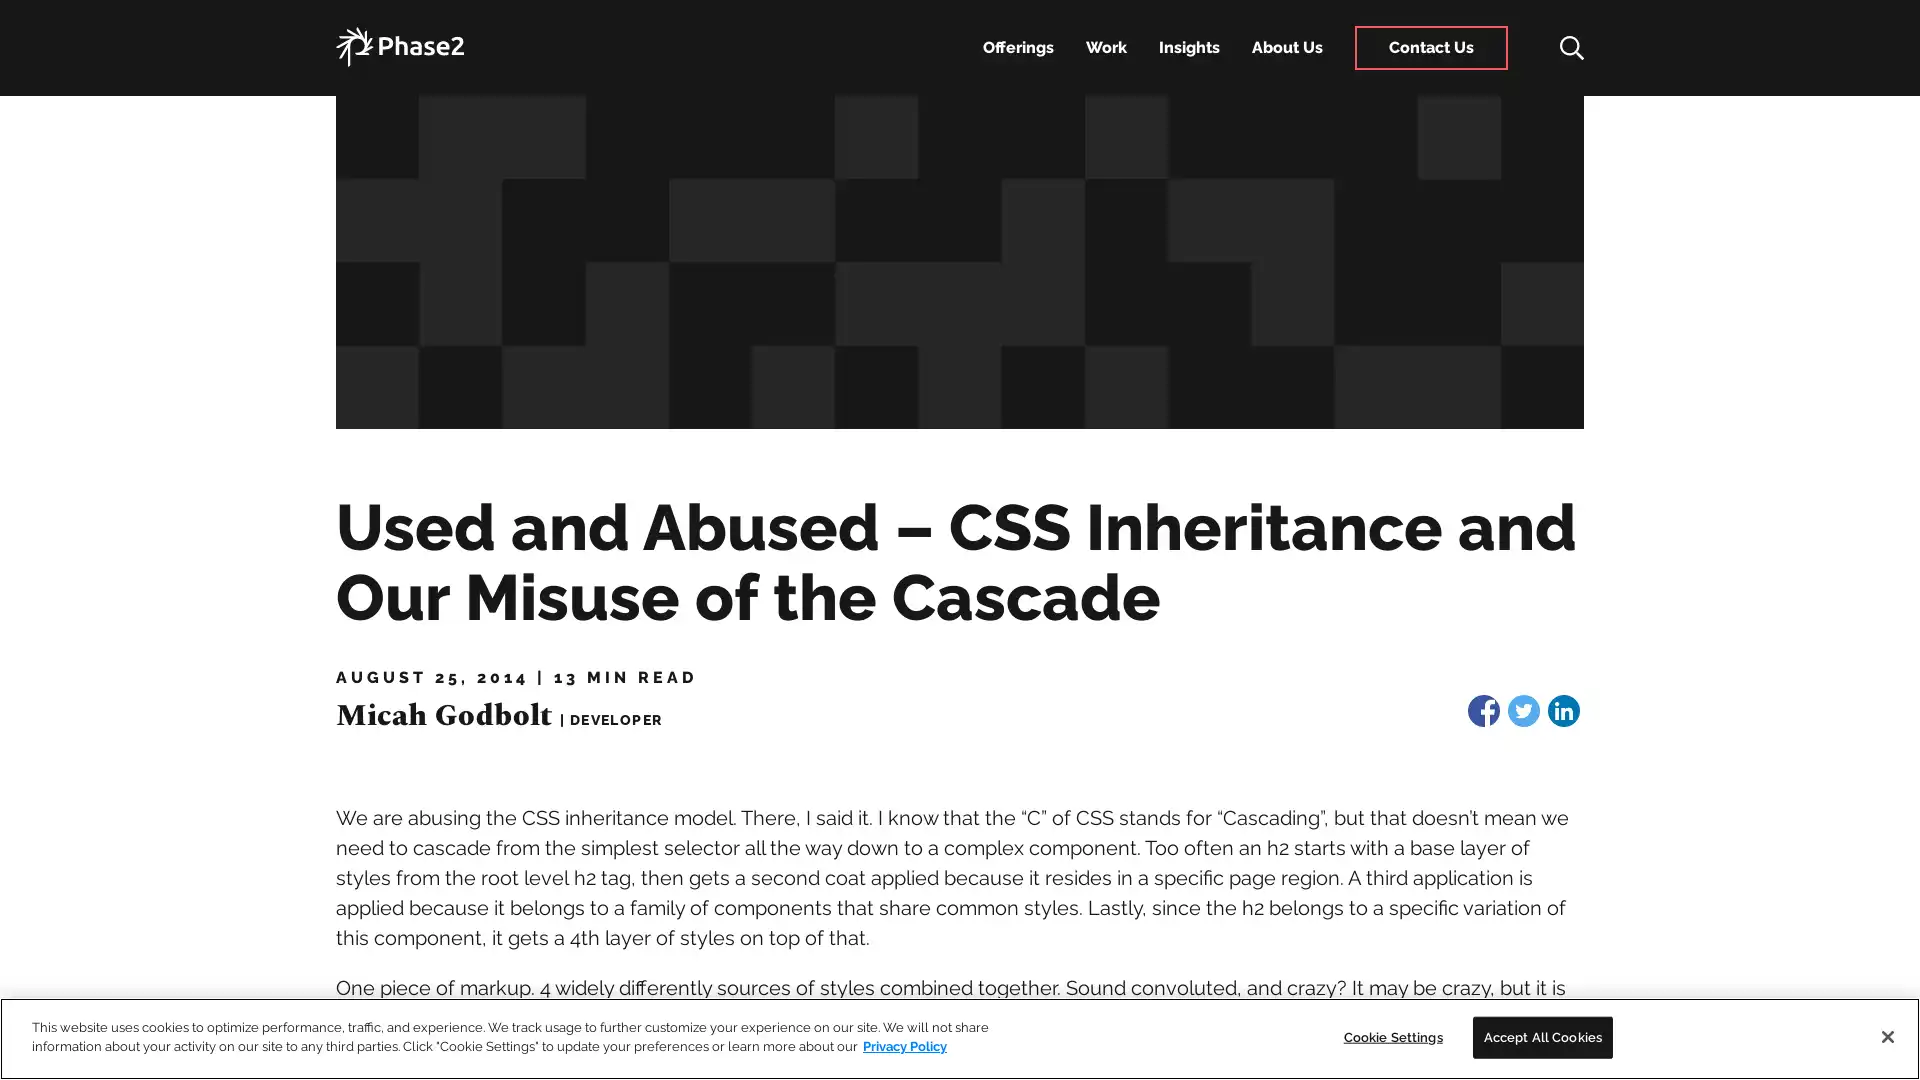 The image size is (1920, 1080). What do you see at coordinates (1560, 46) in the screenshot?
I see `trigger modal` at bounding box center [1560, 46].